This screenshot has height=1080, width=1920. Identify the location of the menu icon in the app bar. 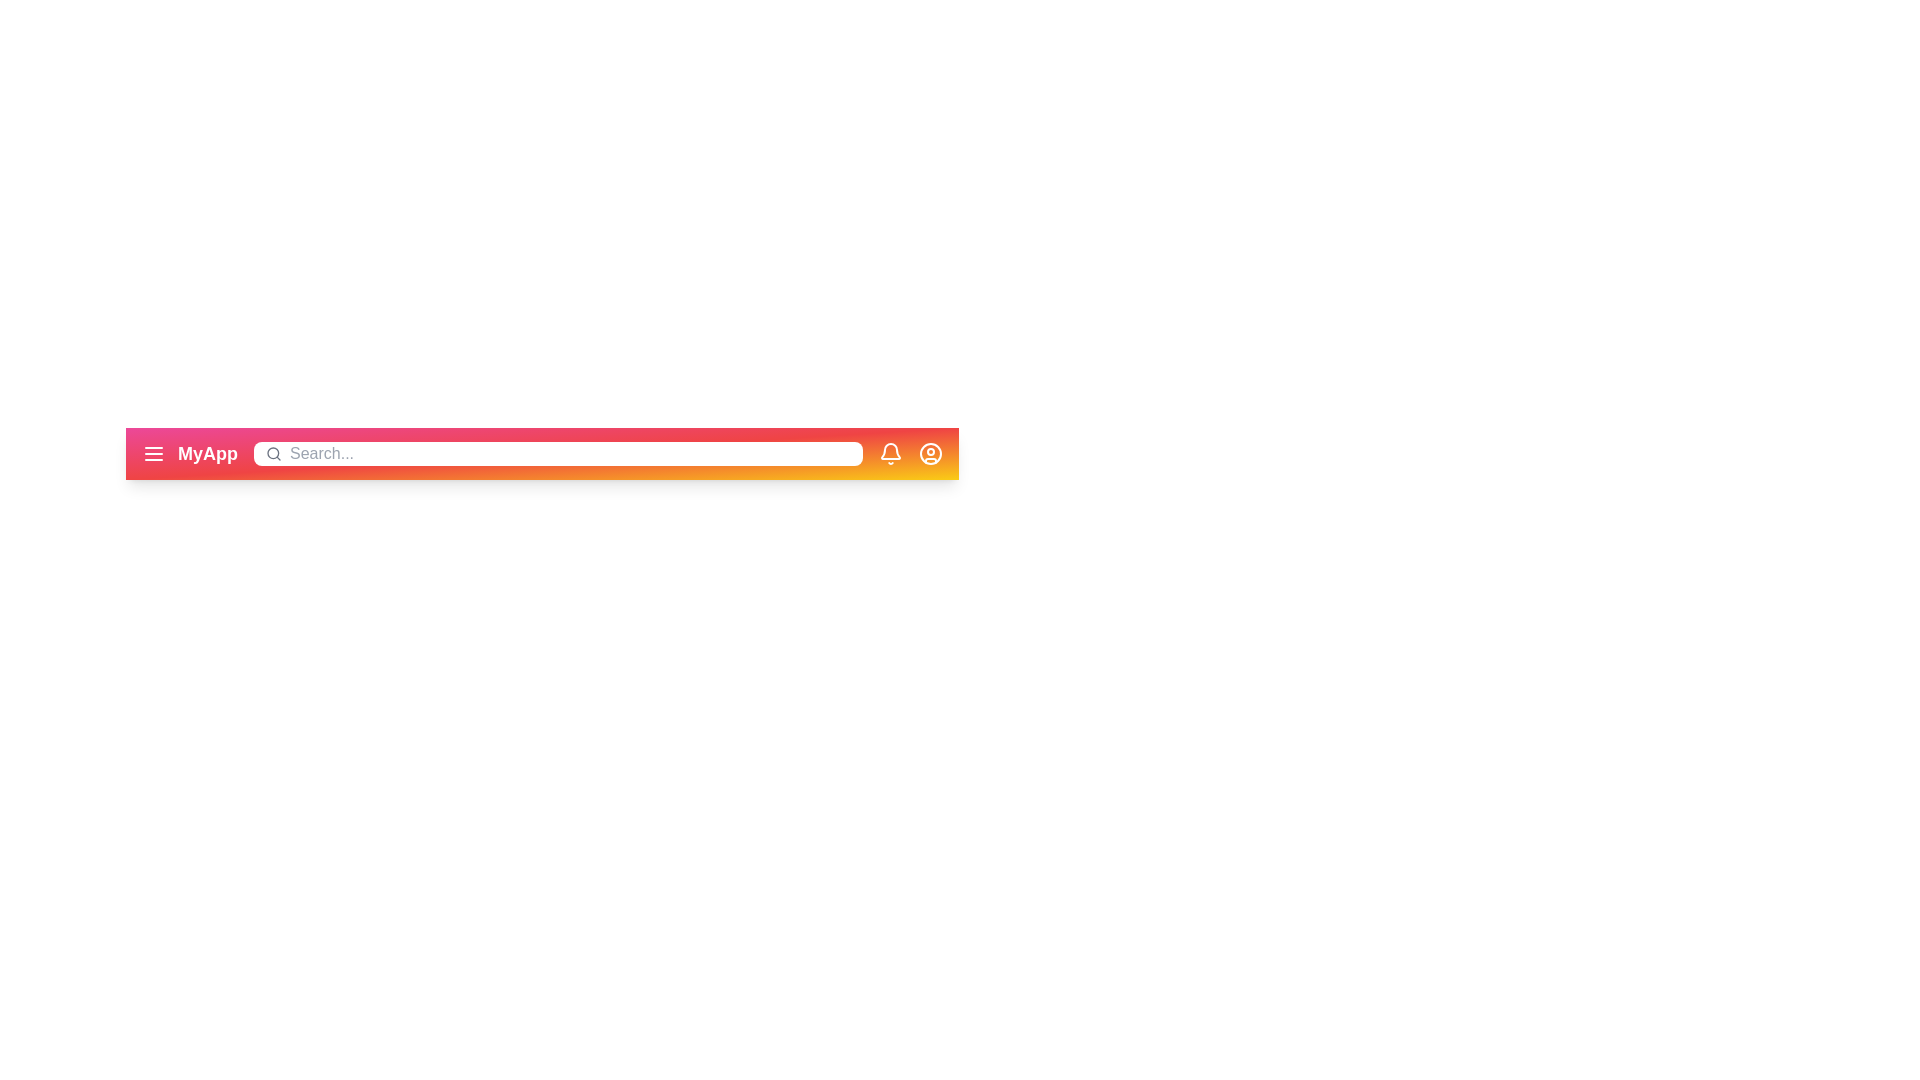
(152, 454).